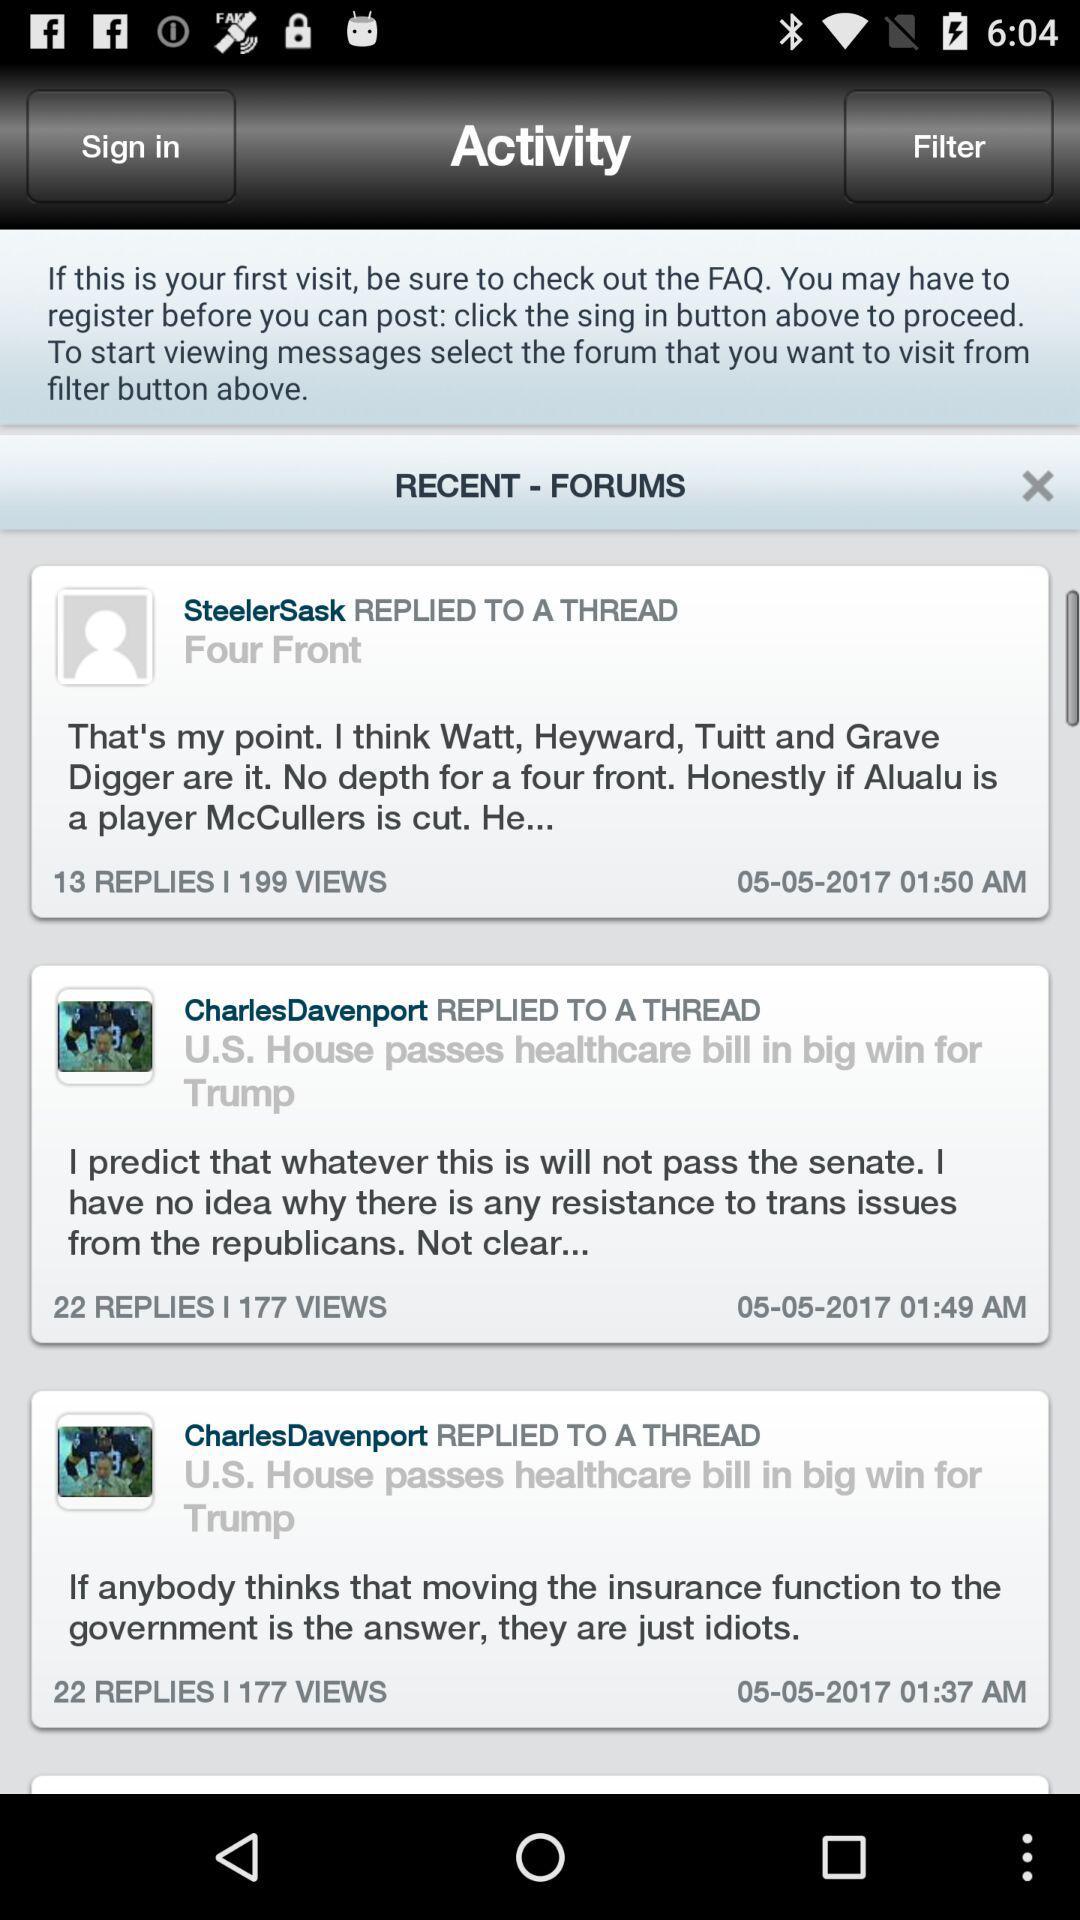 The width and height of the screenshot is (1080, 1920). I want to click on click profile picture, so click(104, 1461).